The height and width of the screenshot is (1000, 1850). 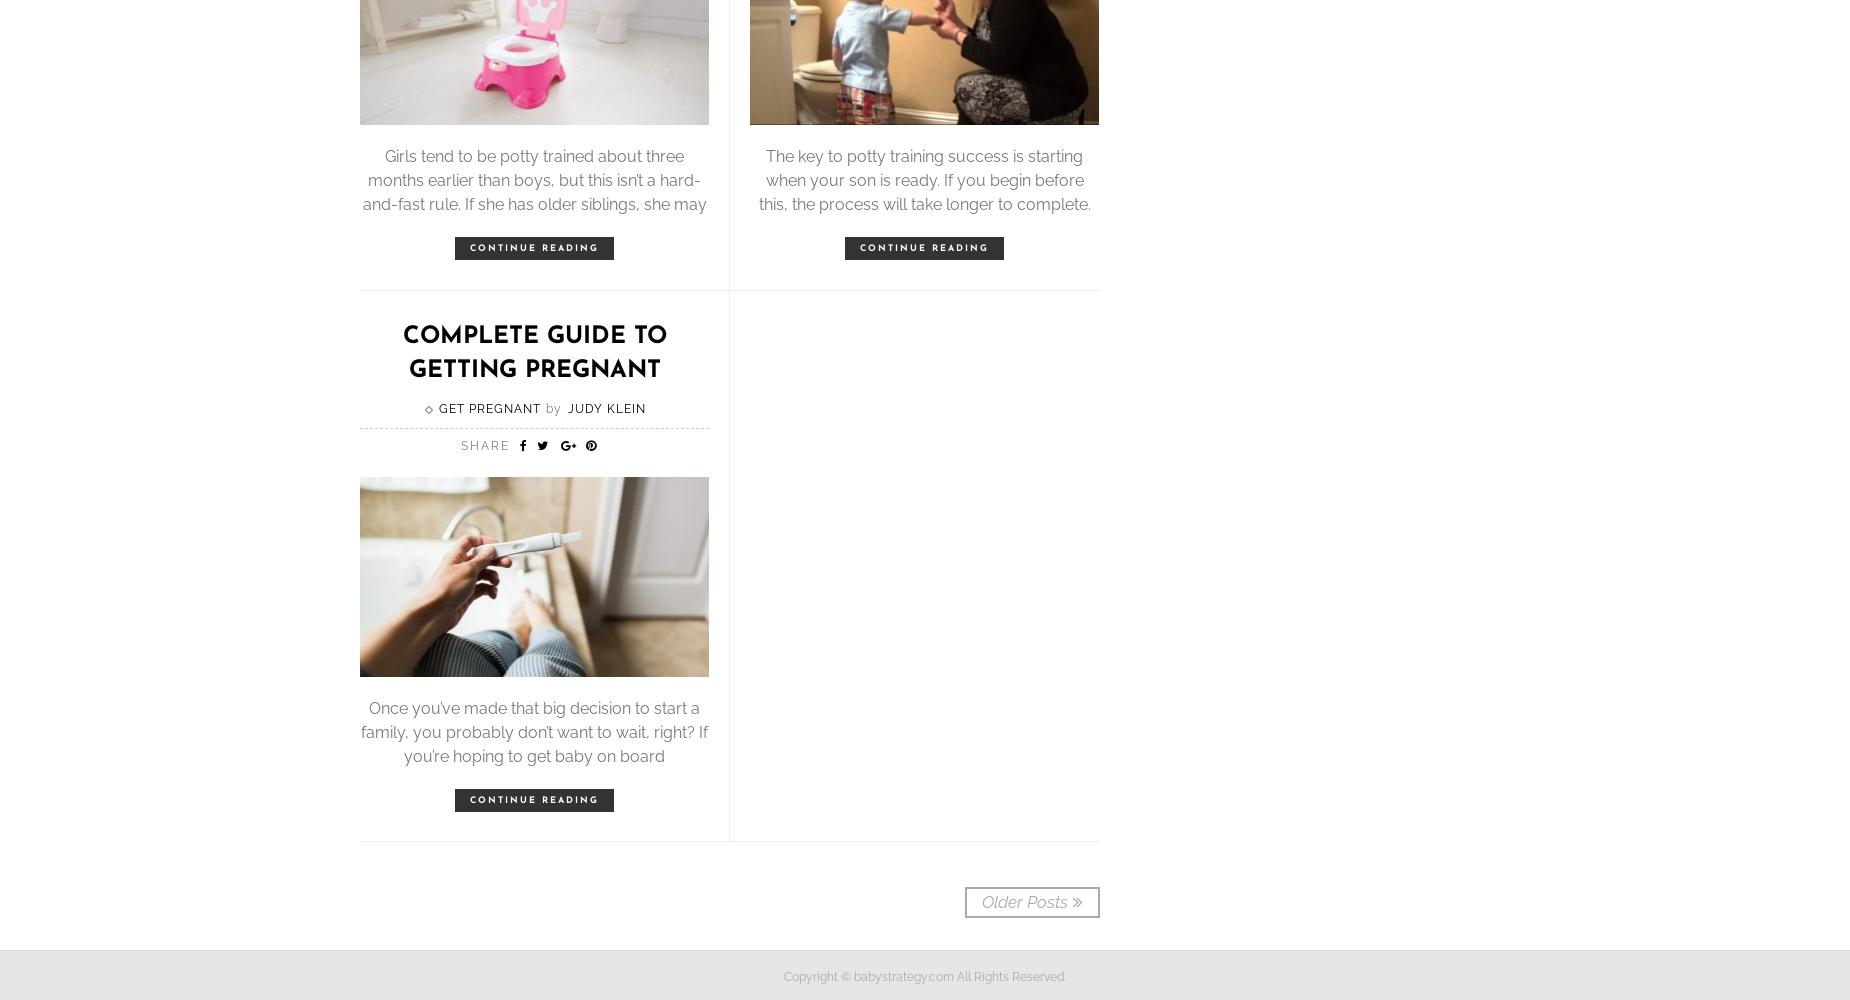 I want to click on 'Judy Klein', so click(x=606, y=409).